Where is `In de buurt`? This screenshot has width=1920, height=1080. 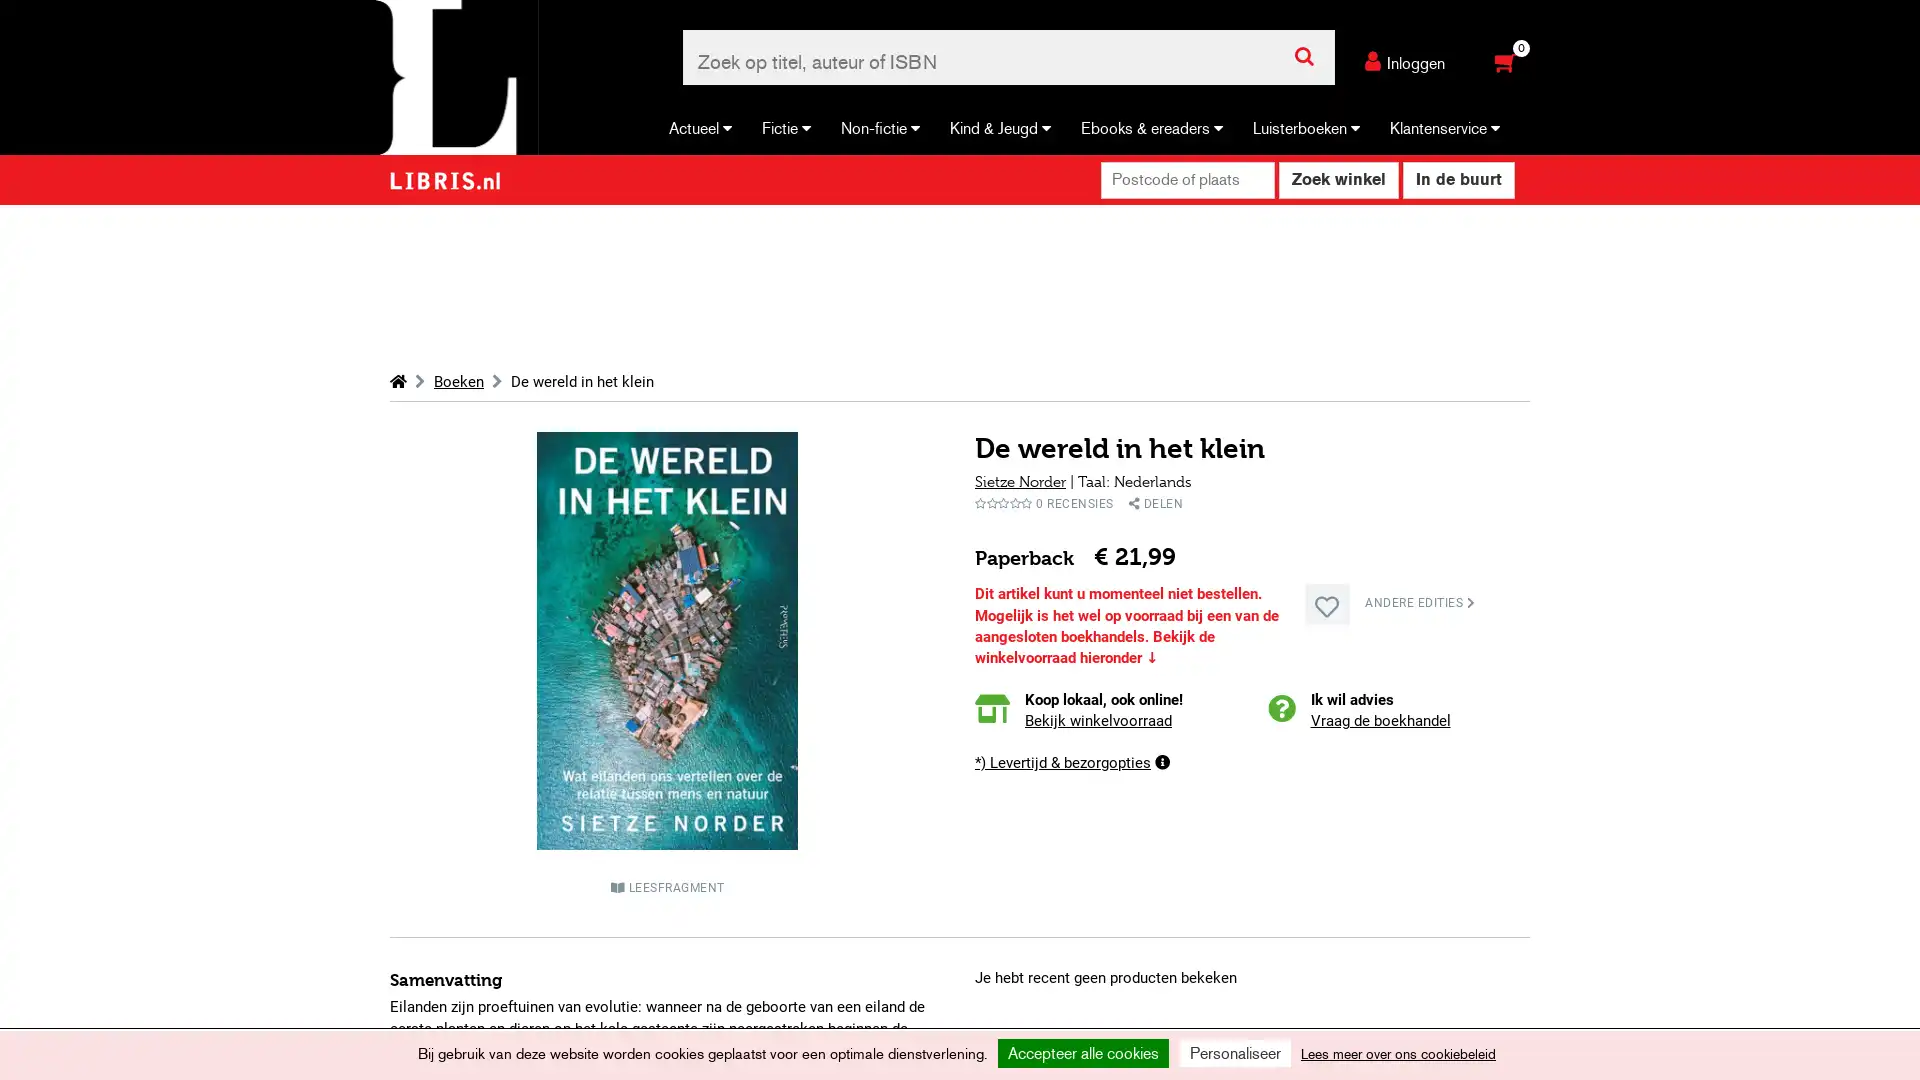
In de buurt is located at coordinates (1459, 180).